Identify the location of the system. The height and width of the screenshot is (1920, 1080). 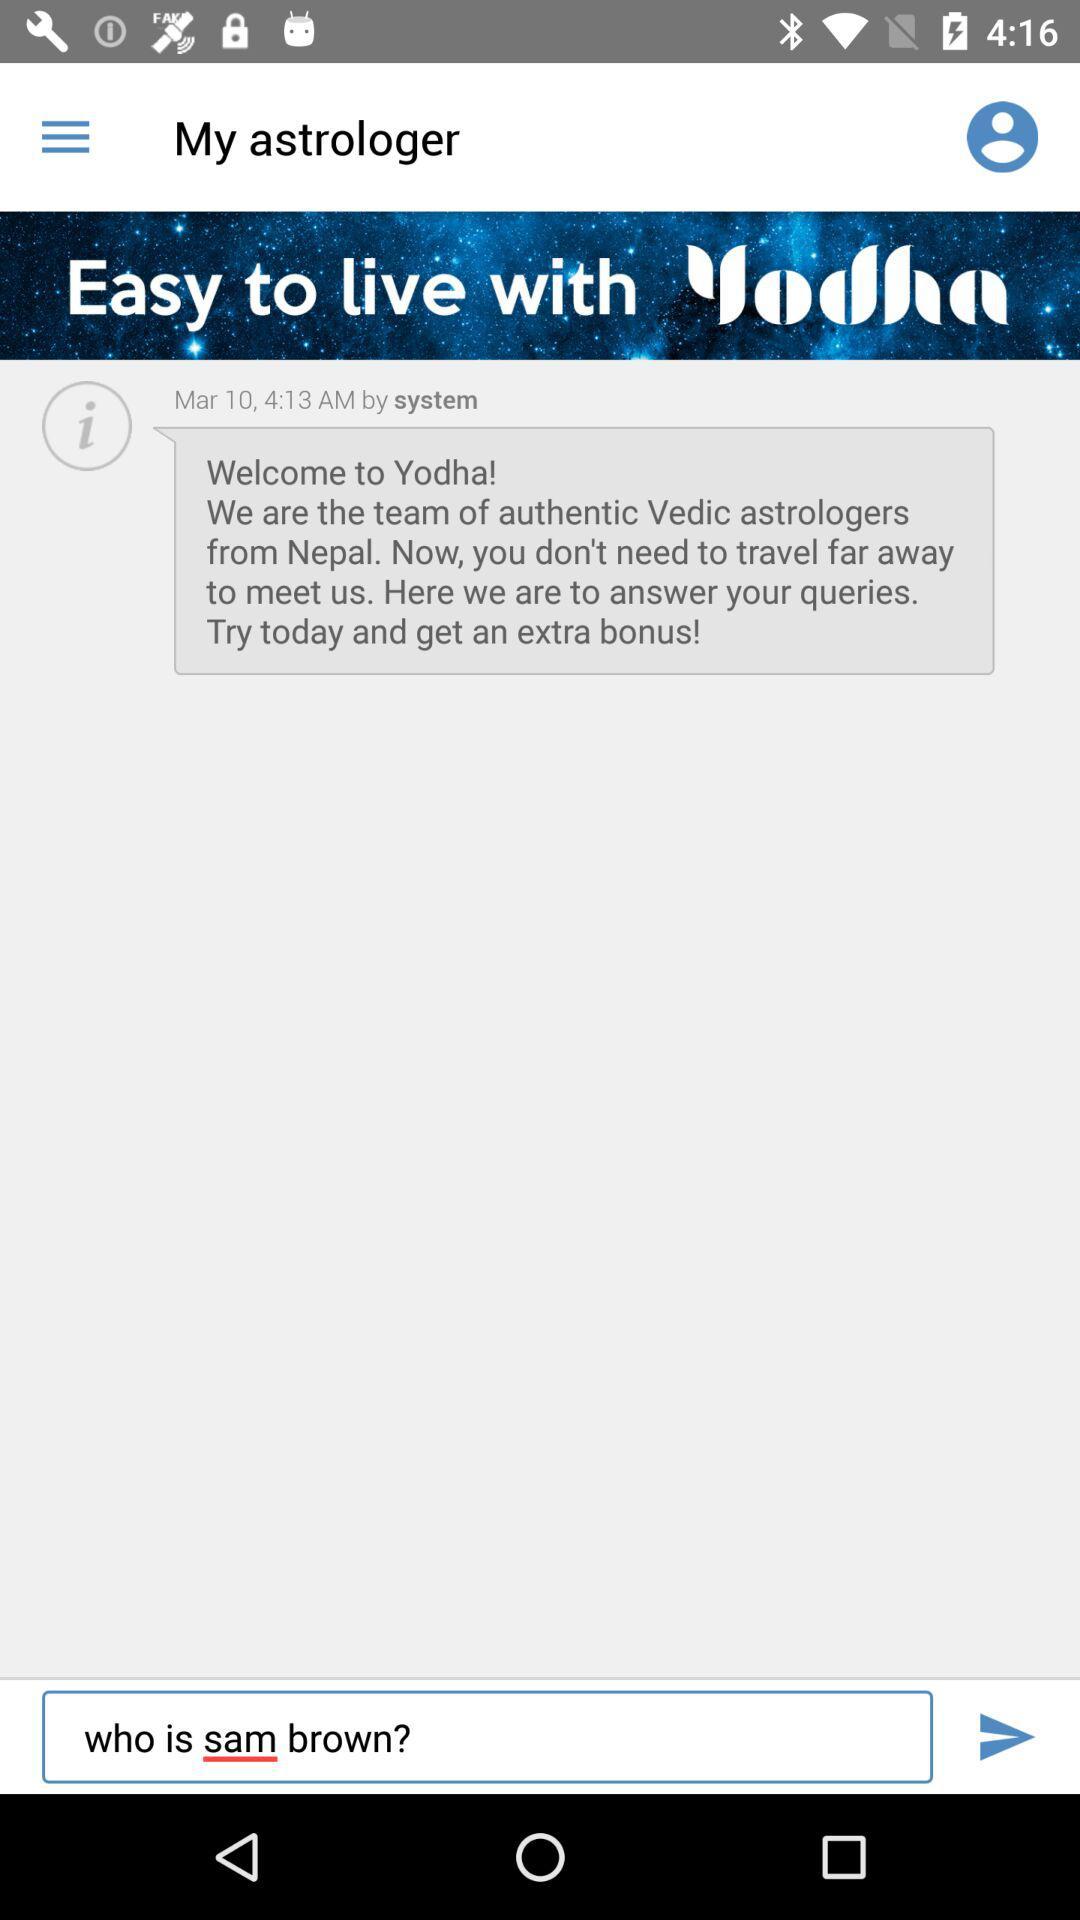
(432, 398).